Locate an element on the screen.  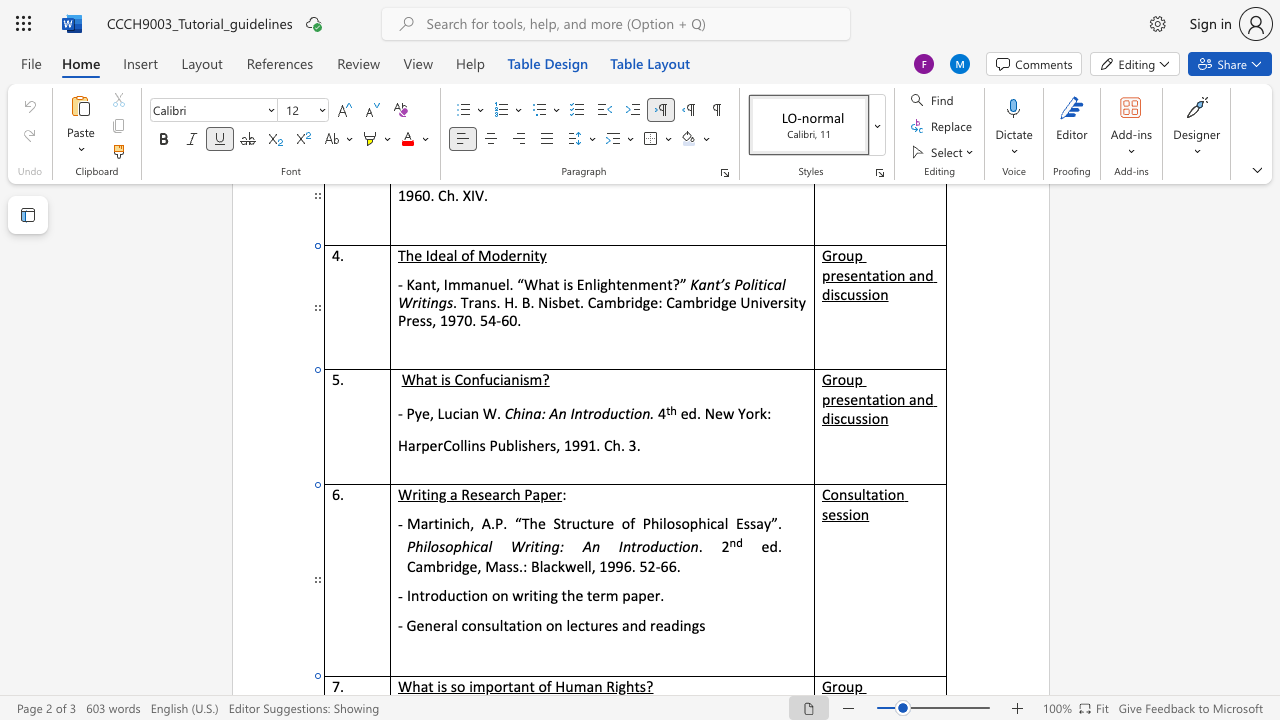
the 1th character "P" in the text is located at coordinates (409, 413).